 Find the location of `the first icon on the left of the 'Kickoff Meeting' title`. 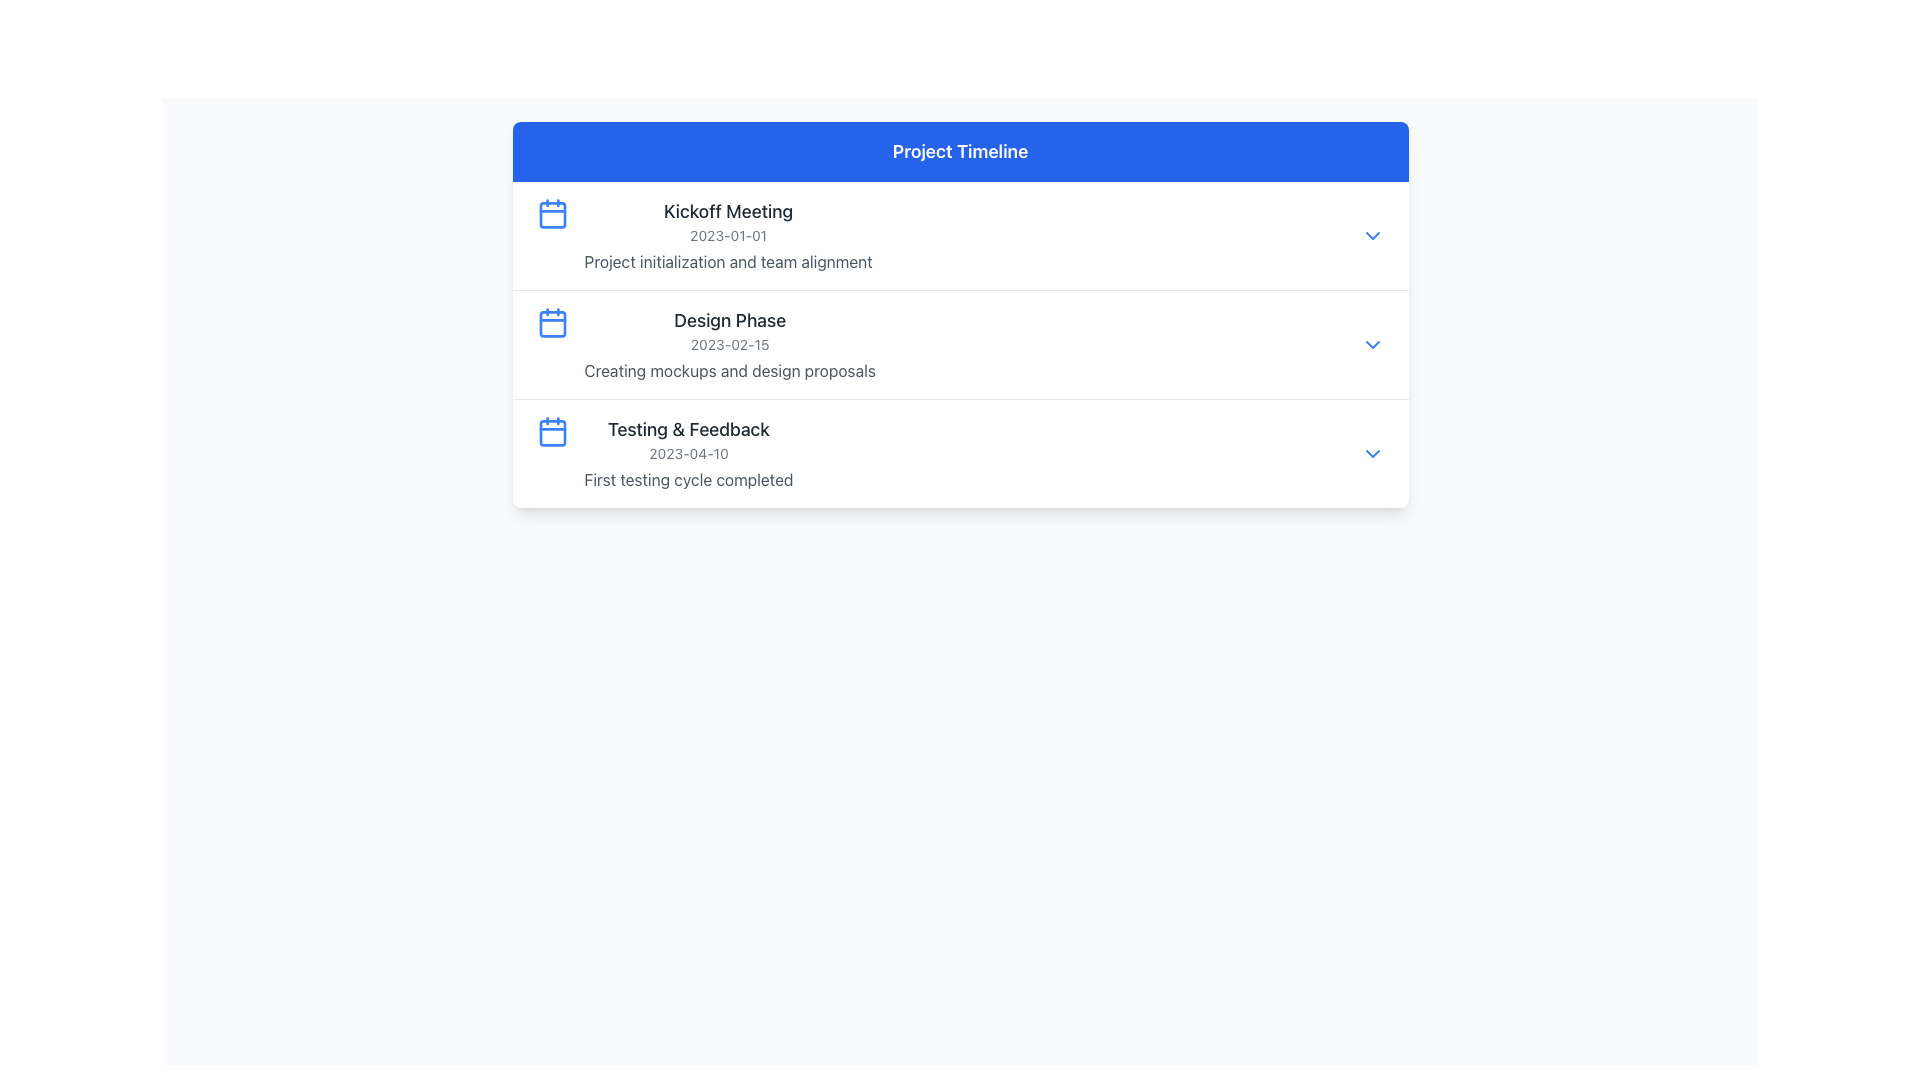

the first icon on the left of the 'Kickoff Meeting' title is located at coordinates (552, 213).